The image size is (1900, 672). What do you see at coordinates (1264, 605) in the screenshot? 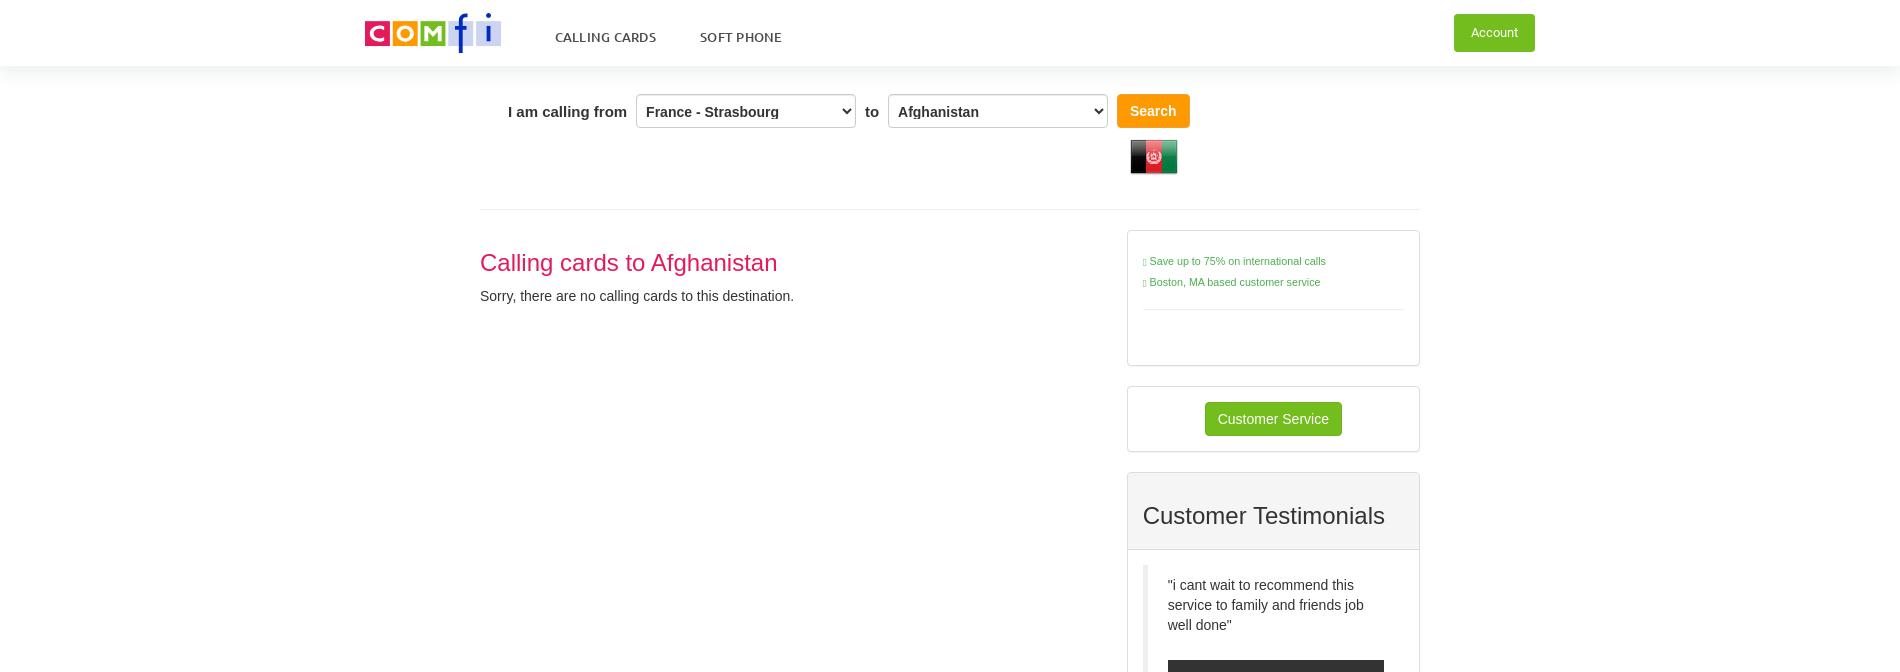
I see `'"i cant wait to recommend this service to family and friends job well done"'` at bounding box center [1264, 605].